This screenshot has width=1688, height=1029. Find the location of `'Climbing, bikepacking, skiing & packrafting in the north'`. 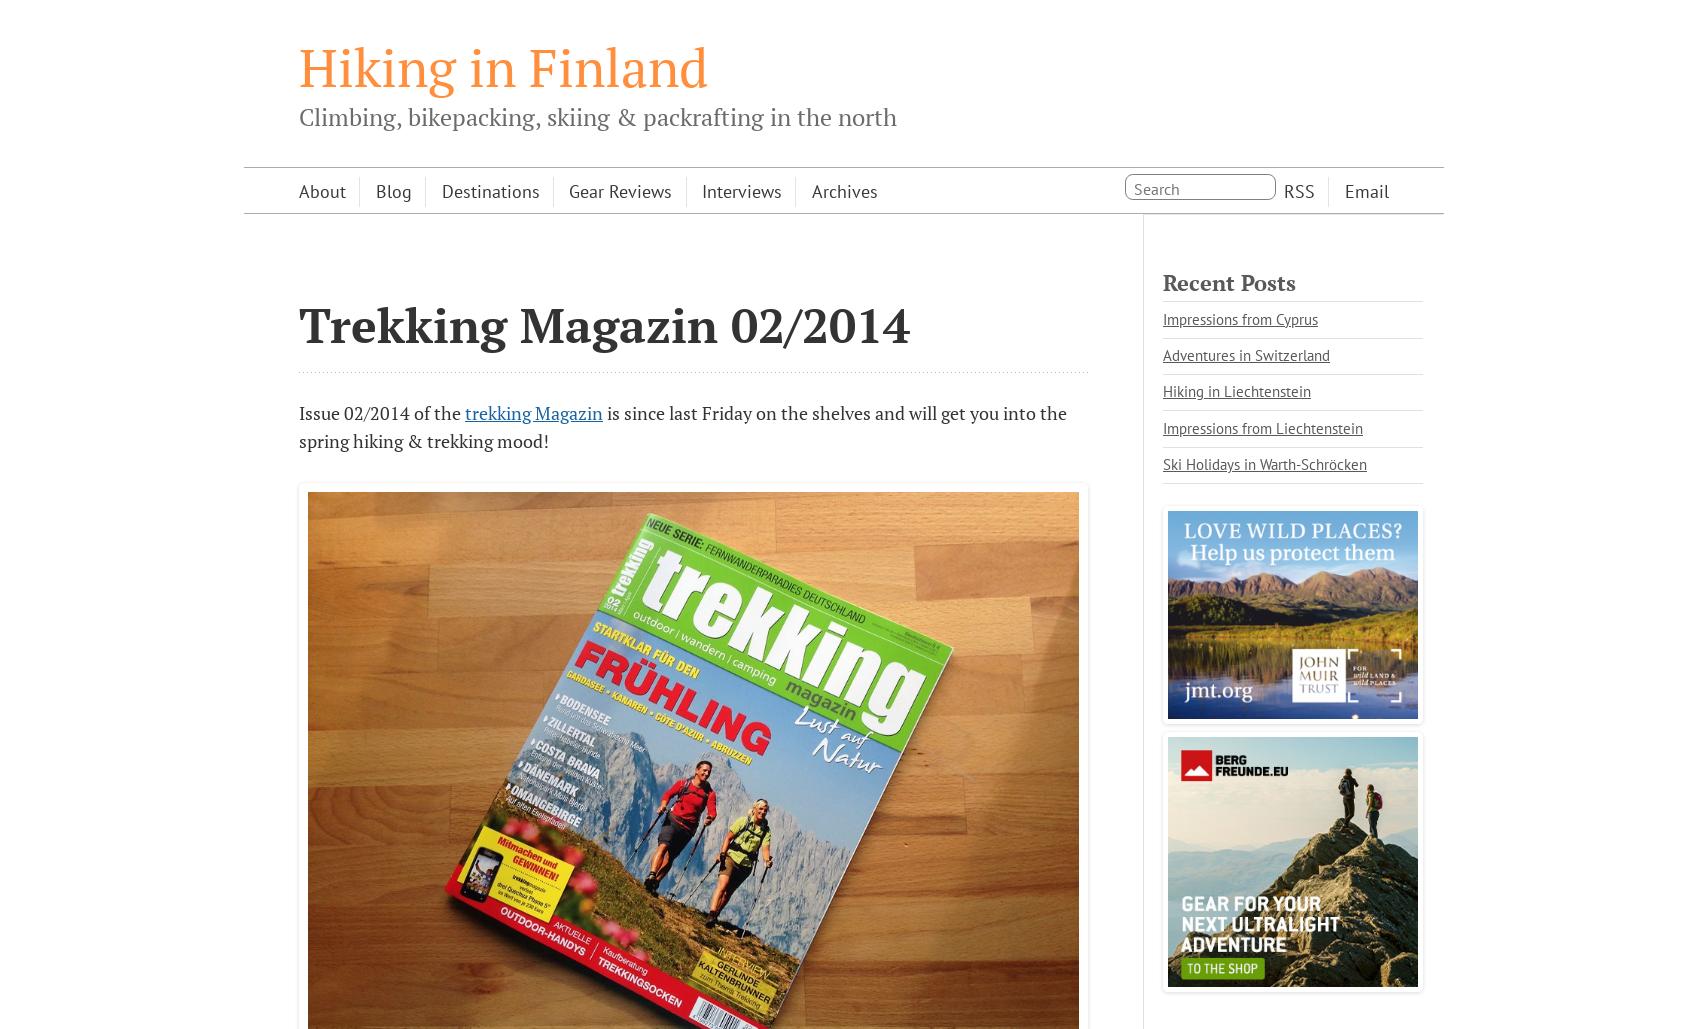

'Climbing, bikepacking, skiing & packrafting in the north' is located at coordinates (297, 114).